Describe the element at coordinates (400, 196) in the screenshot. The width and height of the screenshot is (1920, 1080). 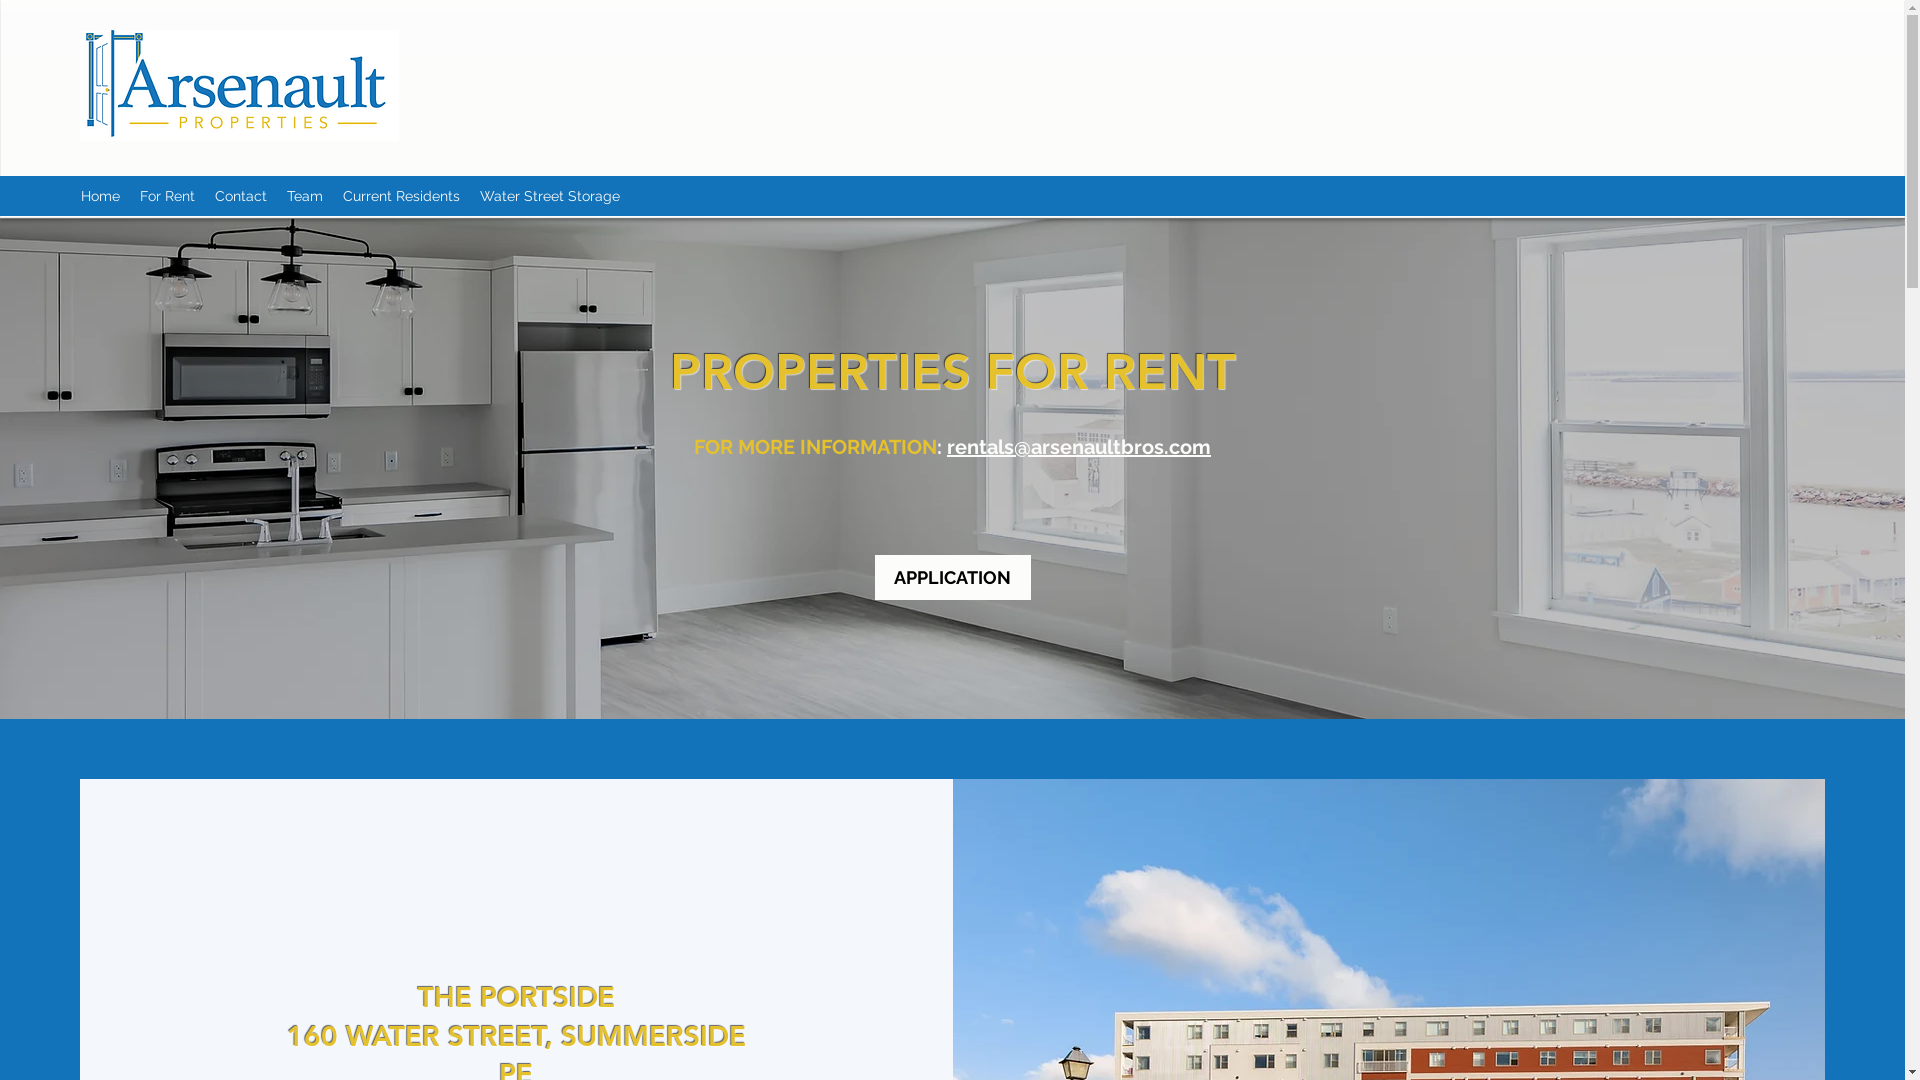
I see `'Current Residents'` at that location.